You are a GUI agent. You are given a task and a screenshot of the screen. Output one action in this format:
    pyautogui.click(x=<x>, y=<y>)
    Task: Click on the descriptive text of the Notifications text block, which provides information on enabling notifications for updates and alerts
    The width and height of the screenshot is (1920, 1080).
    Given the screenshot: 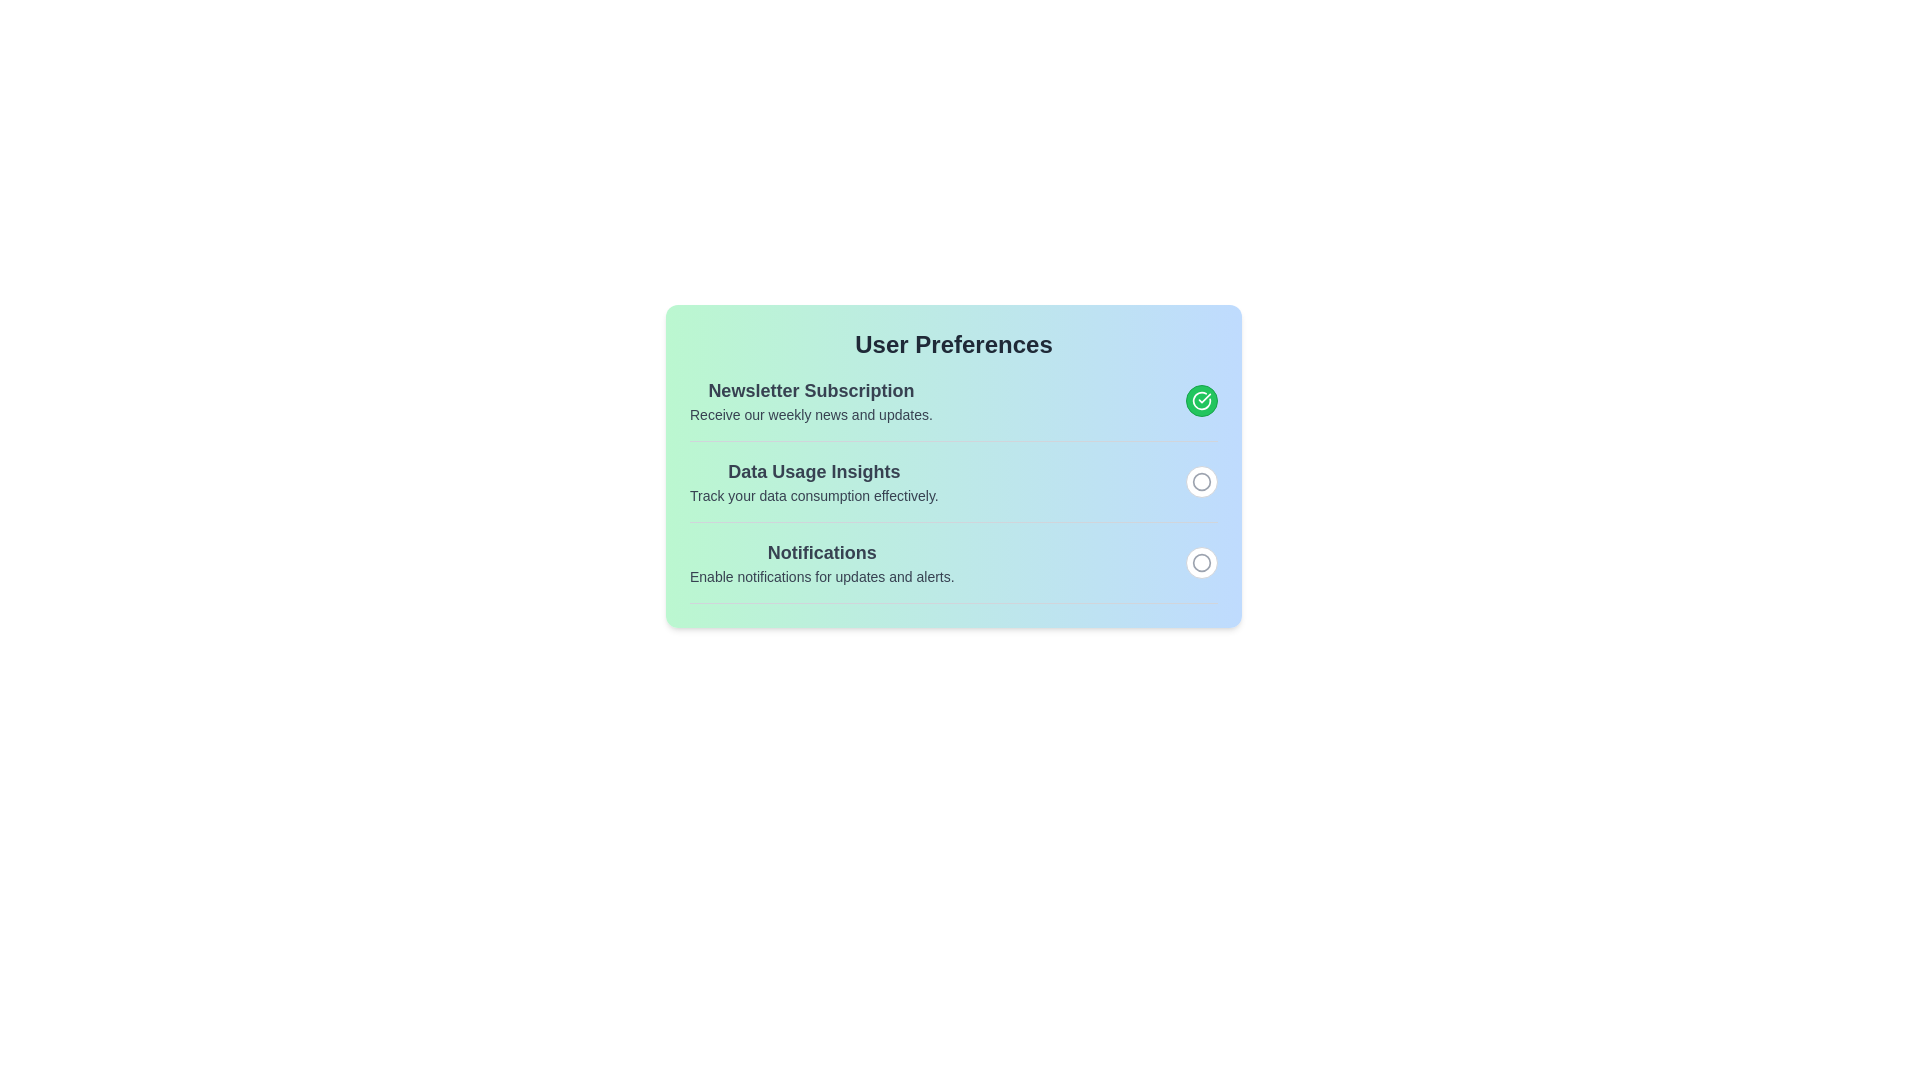 What is the action you would take?
    pyautogui.click(x=822, y=563)
    